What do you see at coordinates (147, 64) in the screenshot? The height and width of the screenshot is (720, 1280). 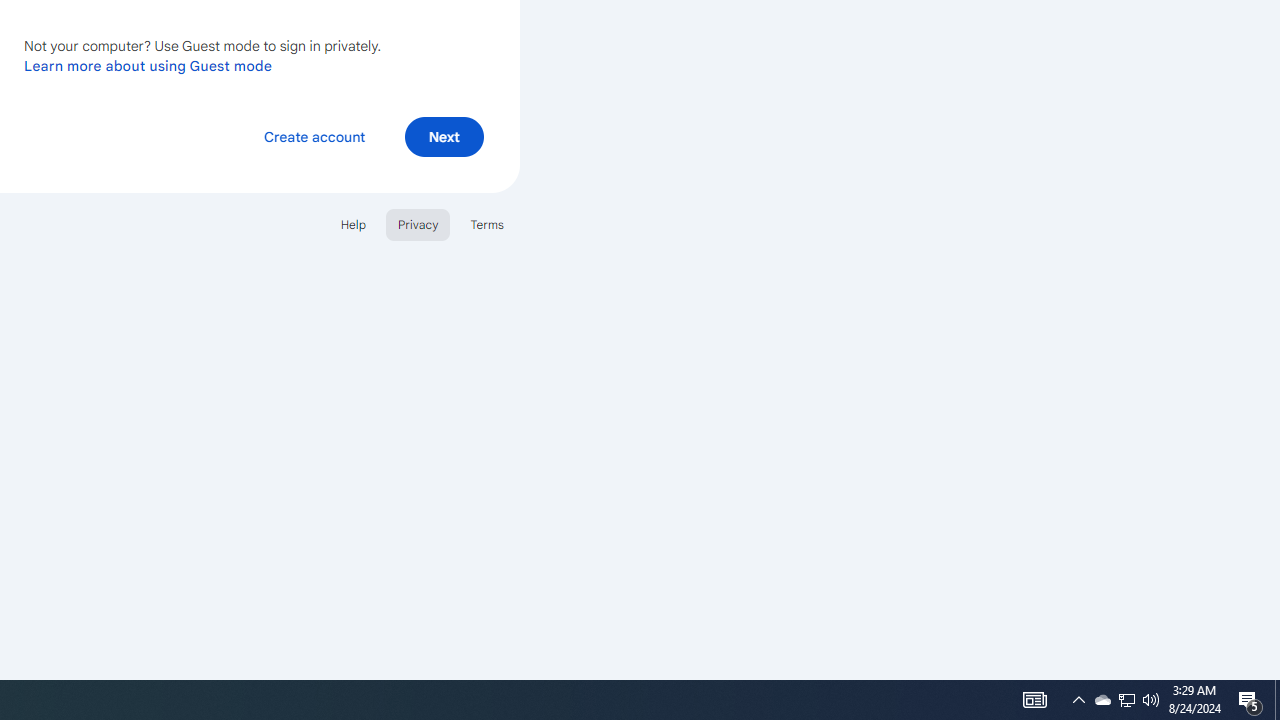 I see `'Learn more about using Guest mode'` at bounding box center [147, 64].